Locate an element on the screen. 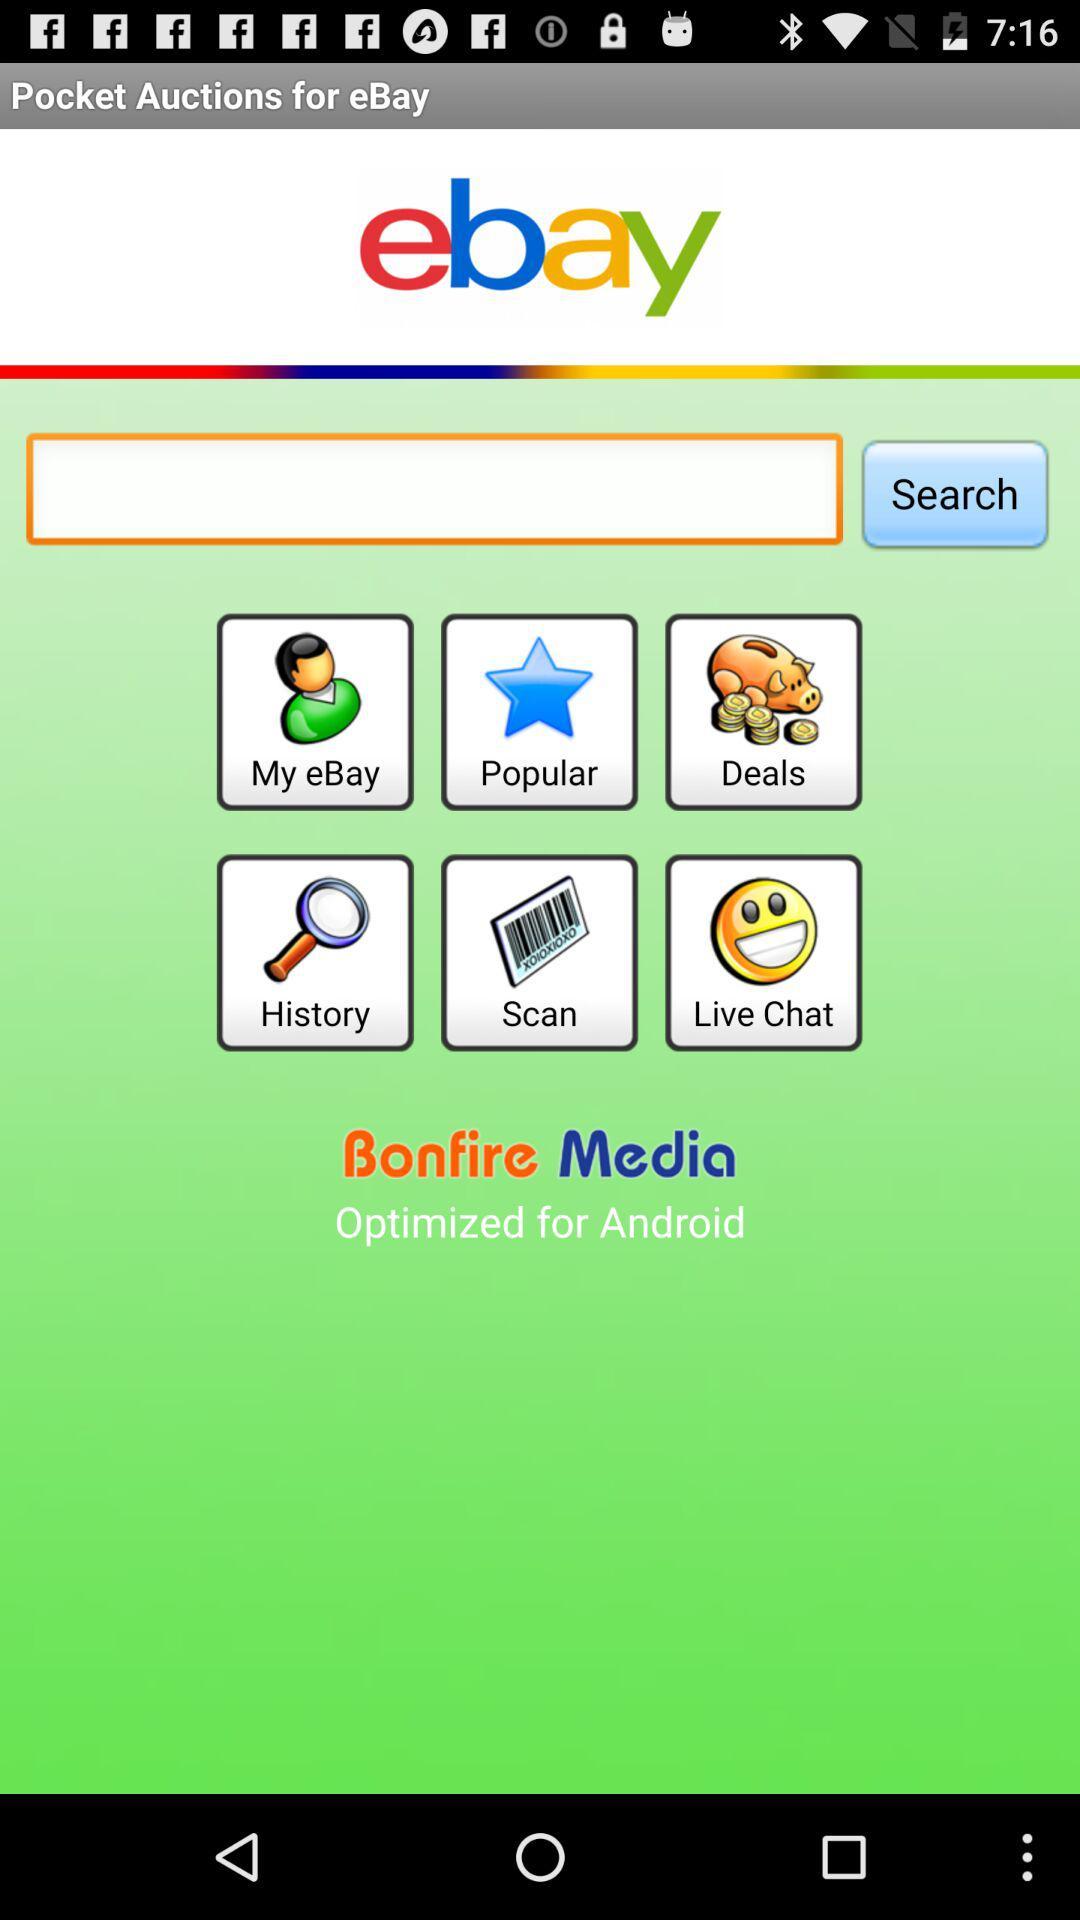 This screenshot has width=1080, height=1920. item below popular icon is located at coordinates (538, 951).